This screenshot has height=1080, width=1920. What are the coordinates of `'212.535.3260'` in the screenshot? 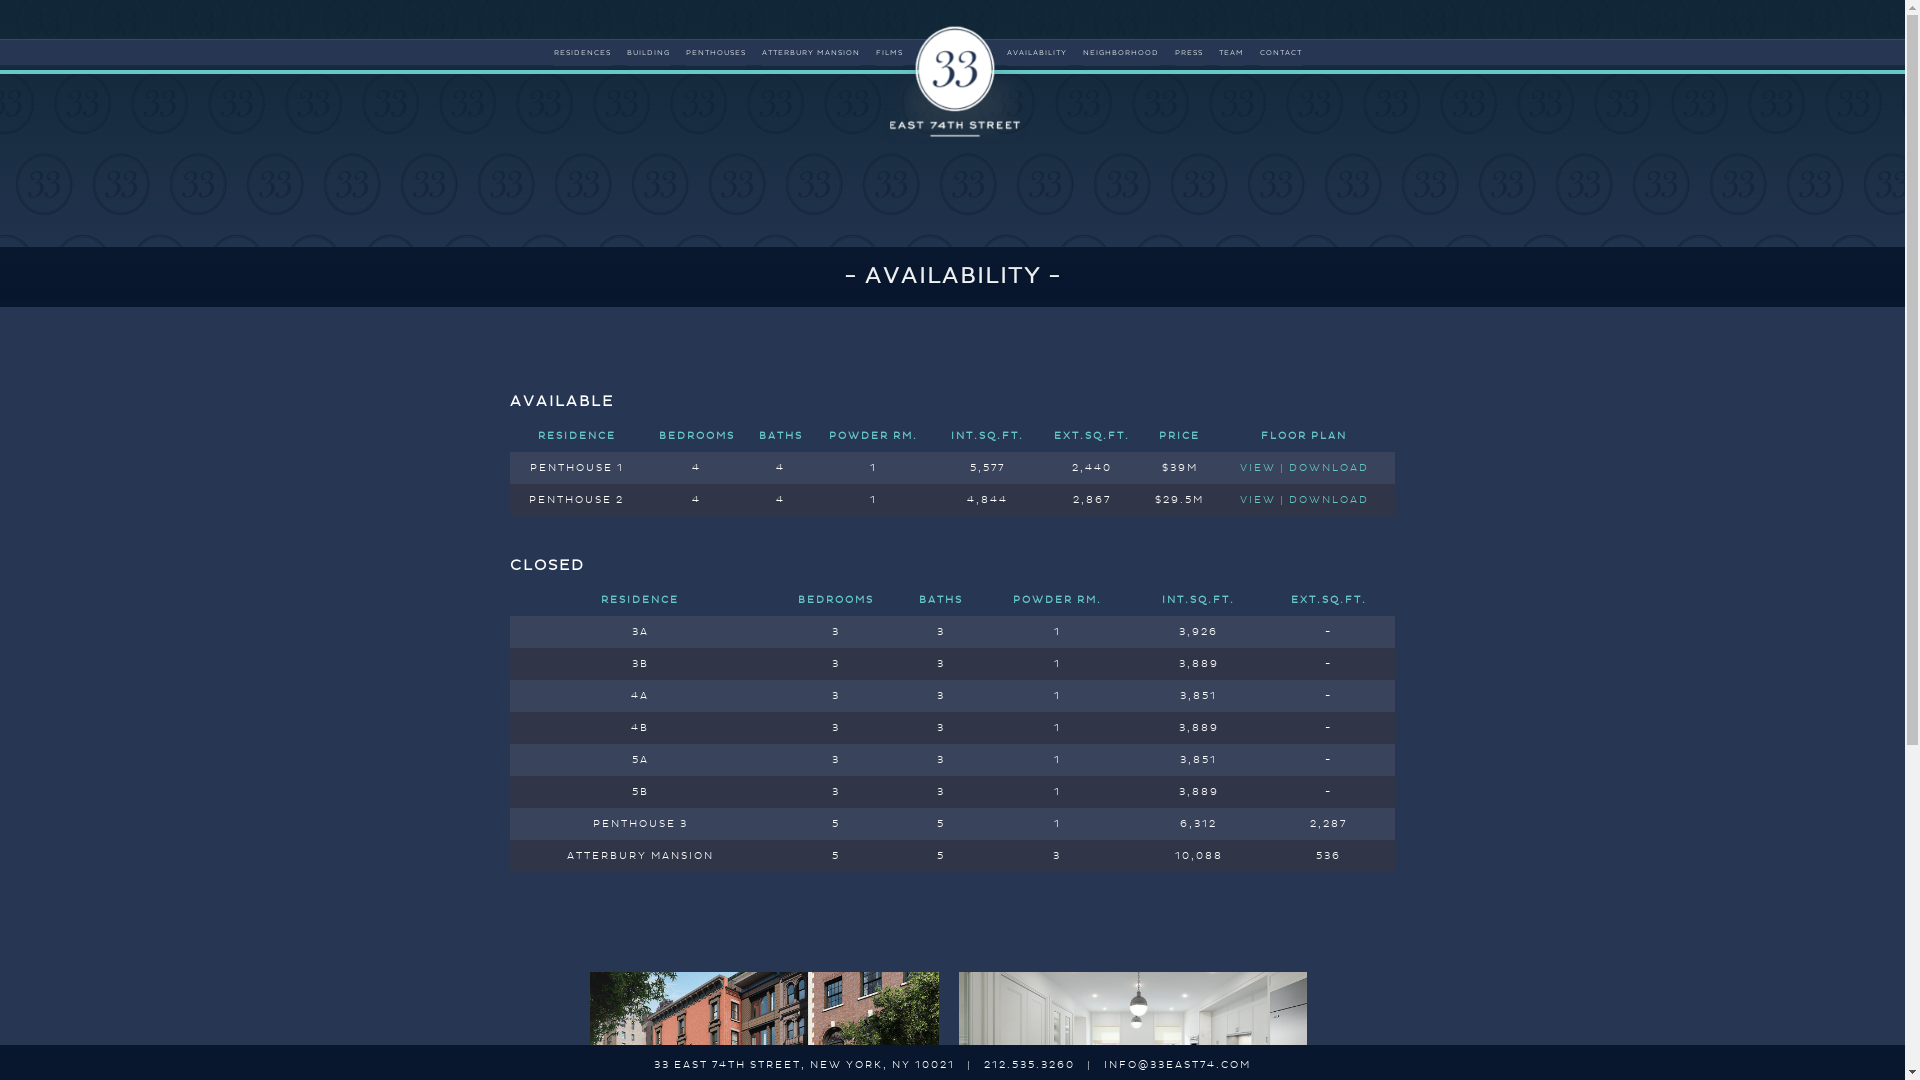 It's located at (1029, 1063).